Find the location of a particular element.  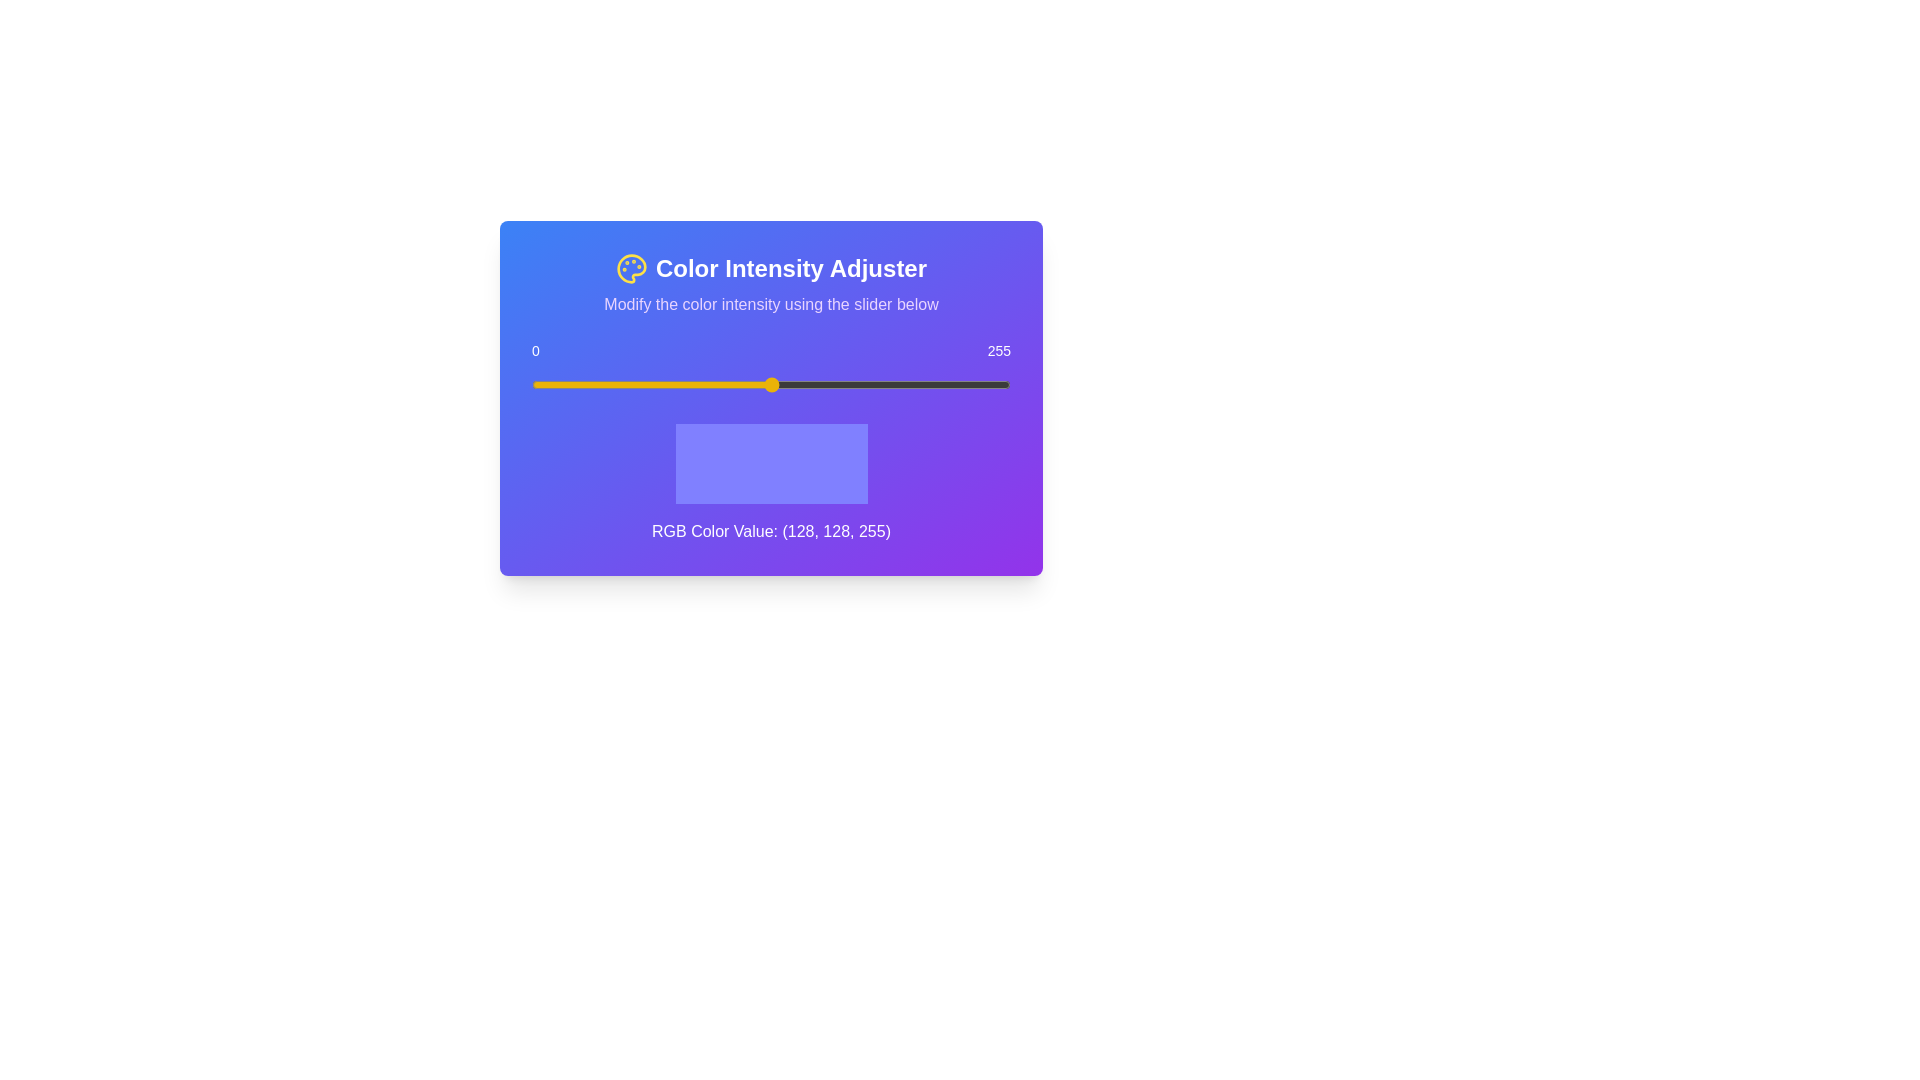

the slider to set the value to 112 is located at coordinates (741, 385).